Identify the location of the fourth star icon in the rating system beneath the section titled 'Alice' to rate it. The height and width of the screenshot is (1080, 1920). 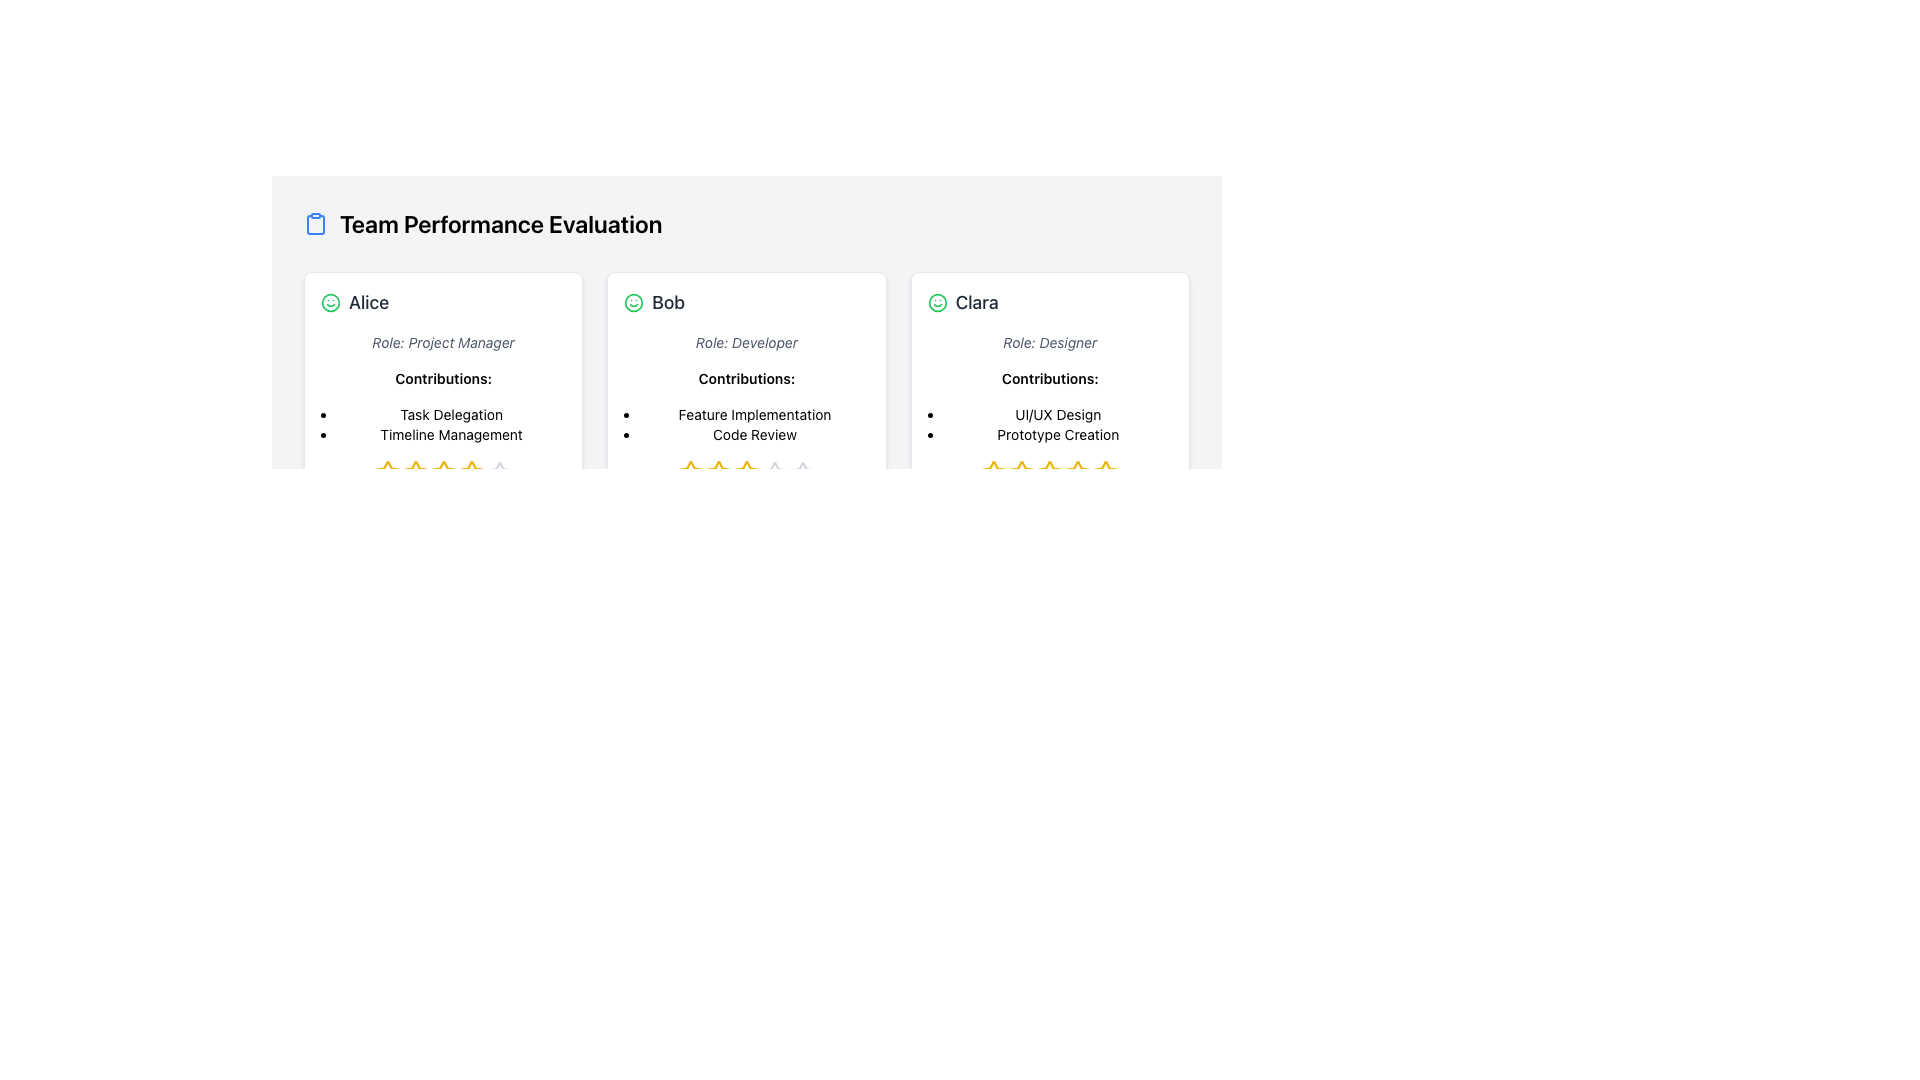
(470, 472).